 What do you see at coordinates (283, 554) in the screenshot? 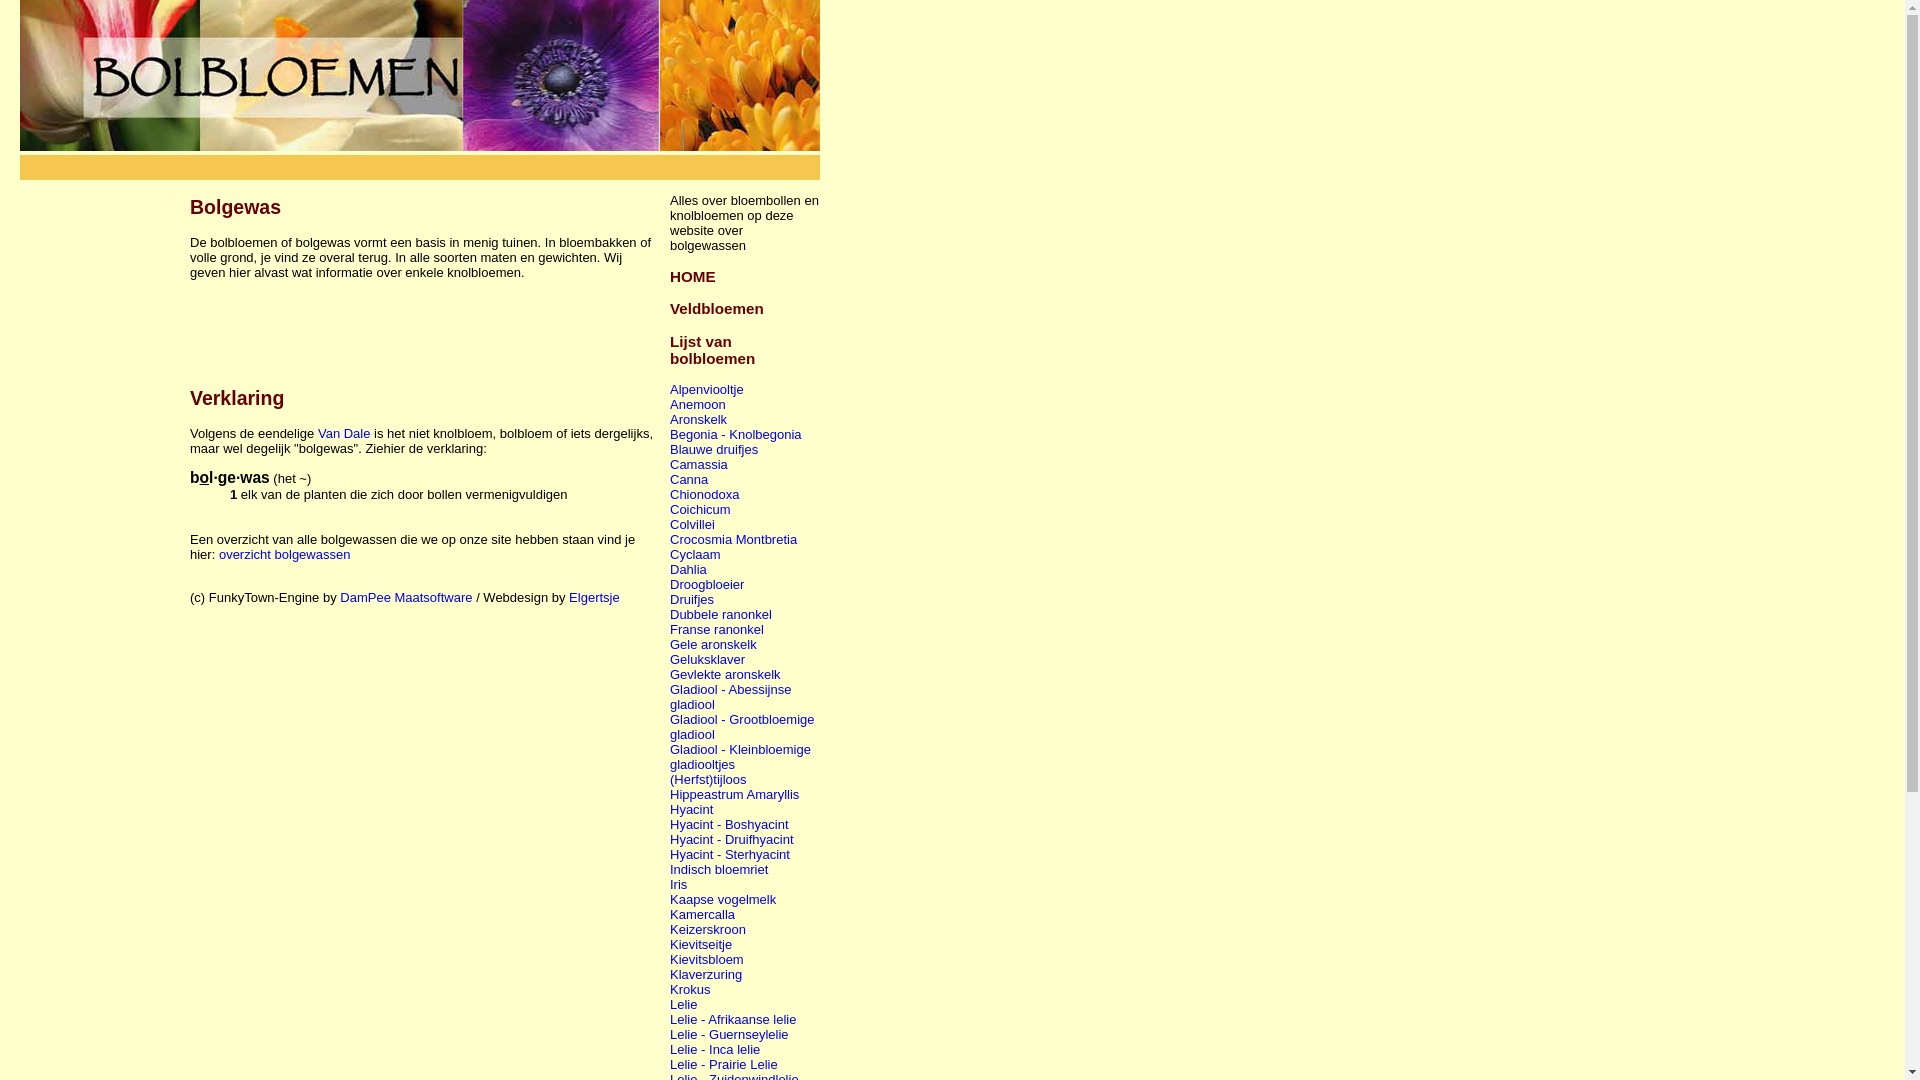
I see `'overzicht bolgewassen'` at bounding box center [283, 554].